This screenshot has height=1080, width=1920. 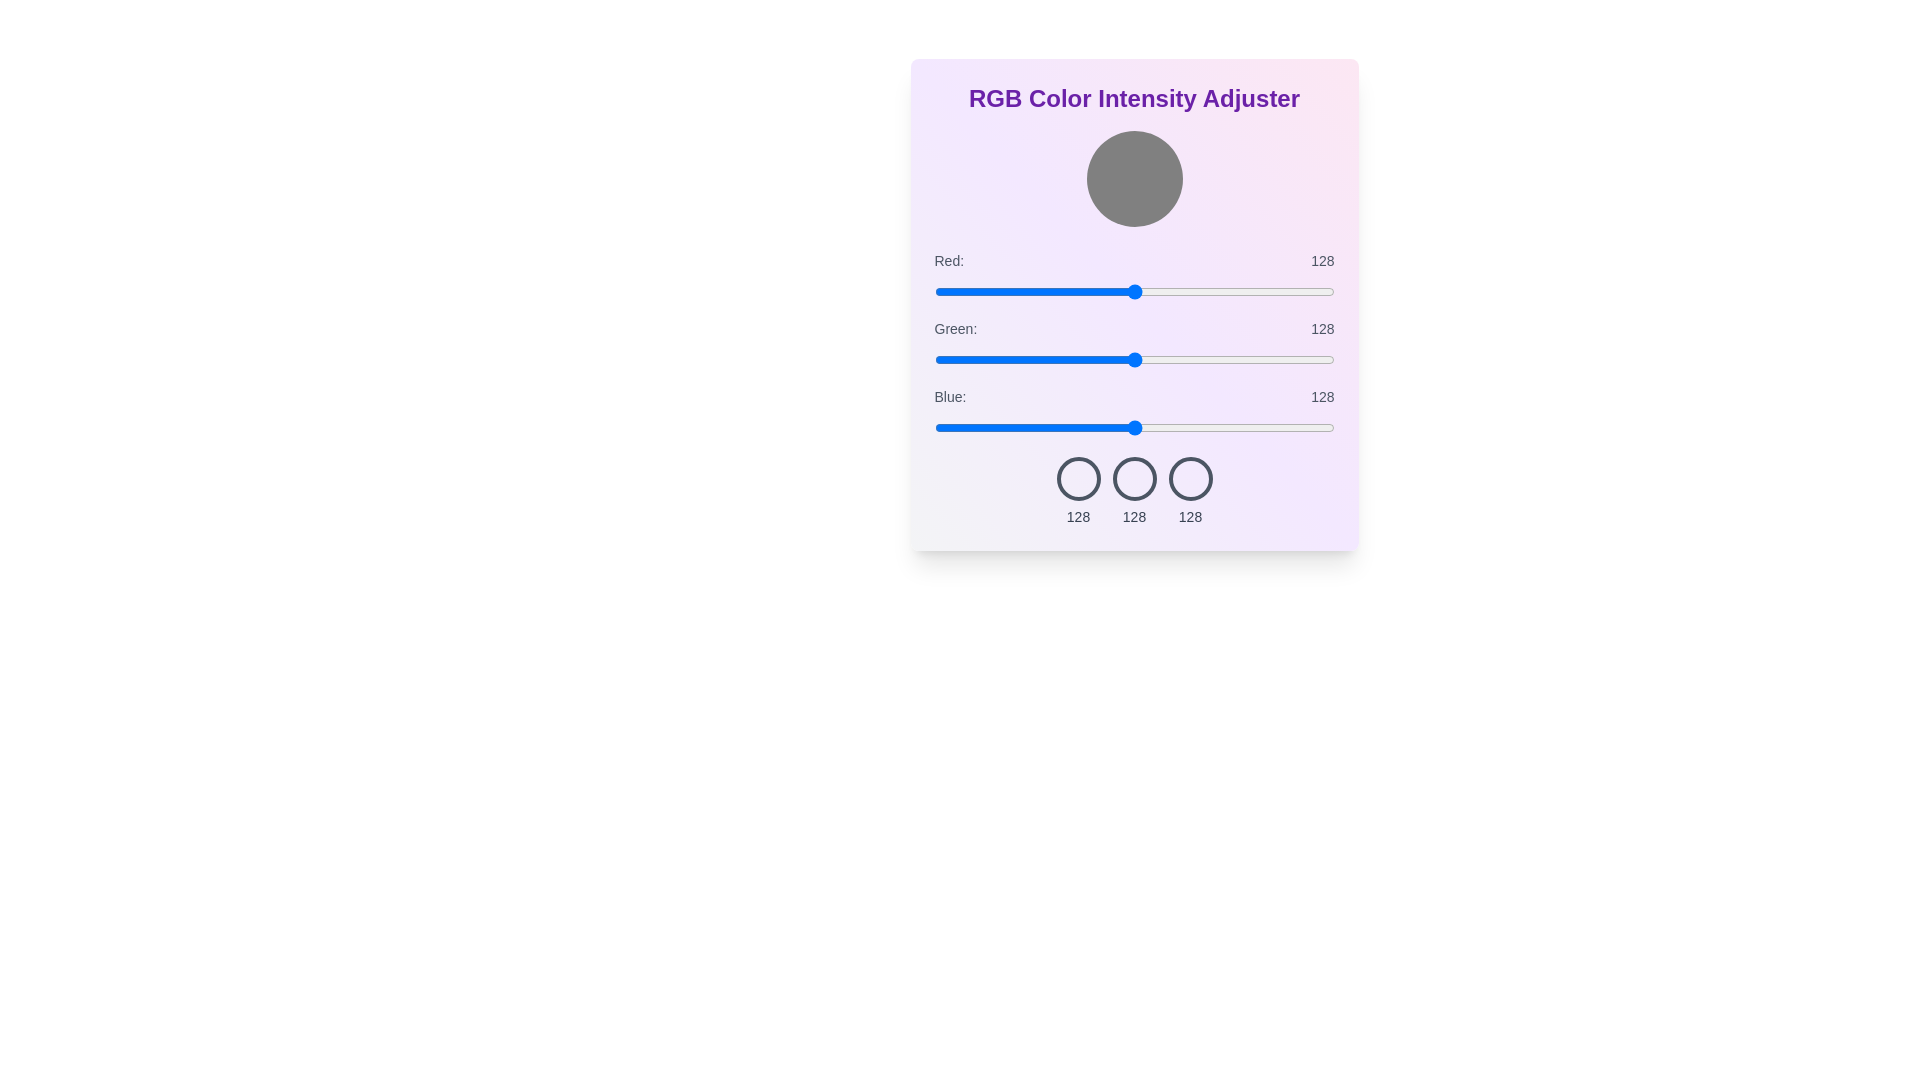 I want to click on the red slider to observe its interactive feedback, so click(x=1134, y=292).